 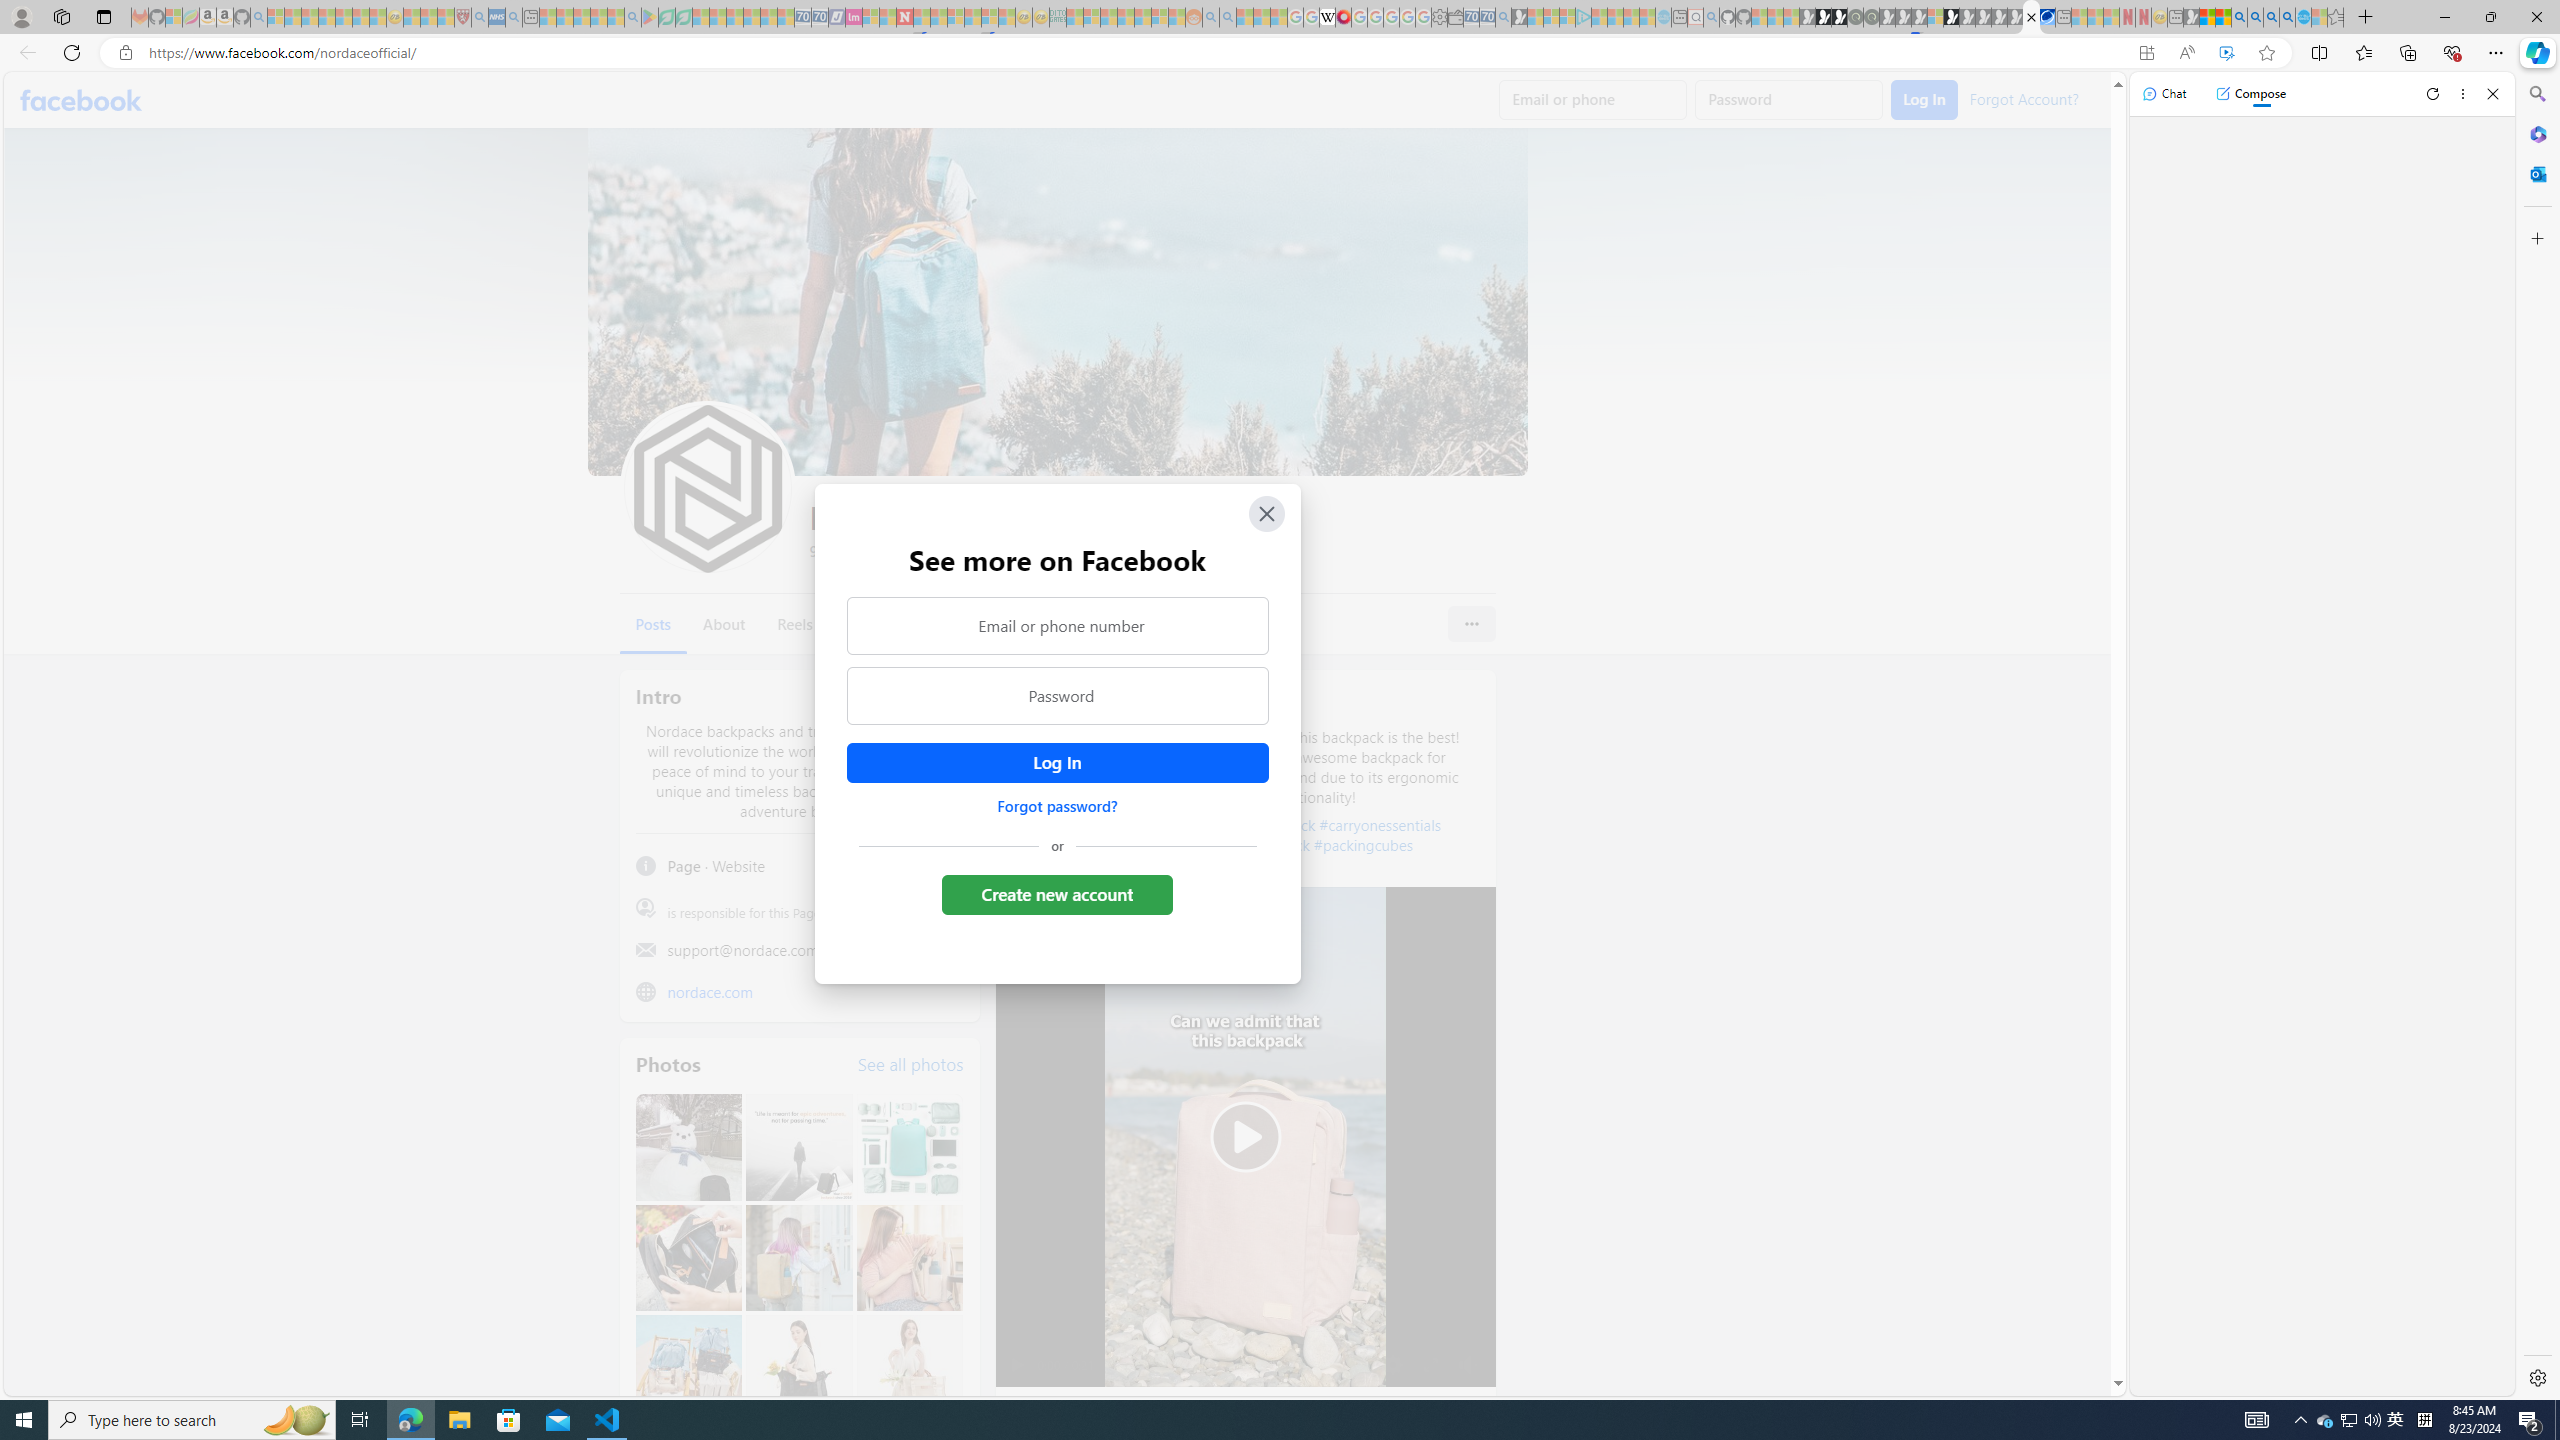 I want to click on 'Target page - Wikipedia', so click(x=1326, y=16).